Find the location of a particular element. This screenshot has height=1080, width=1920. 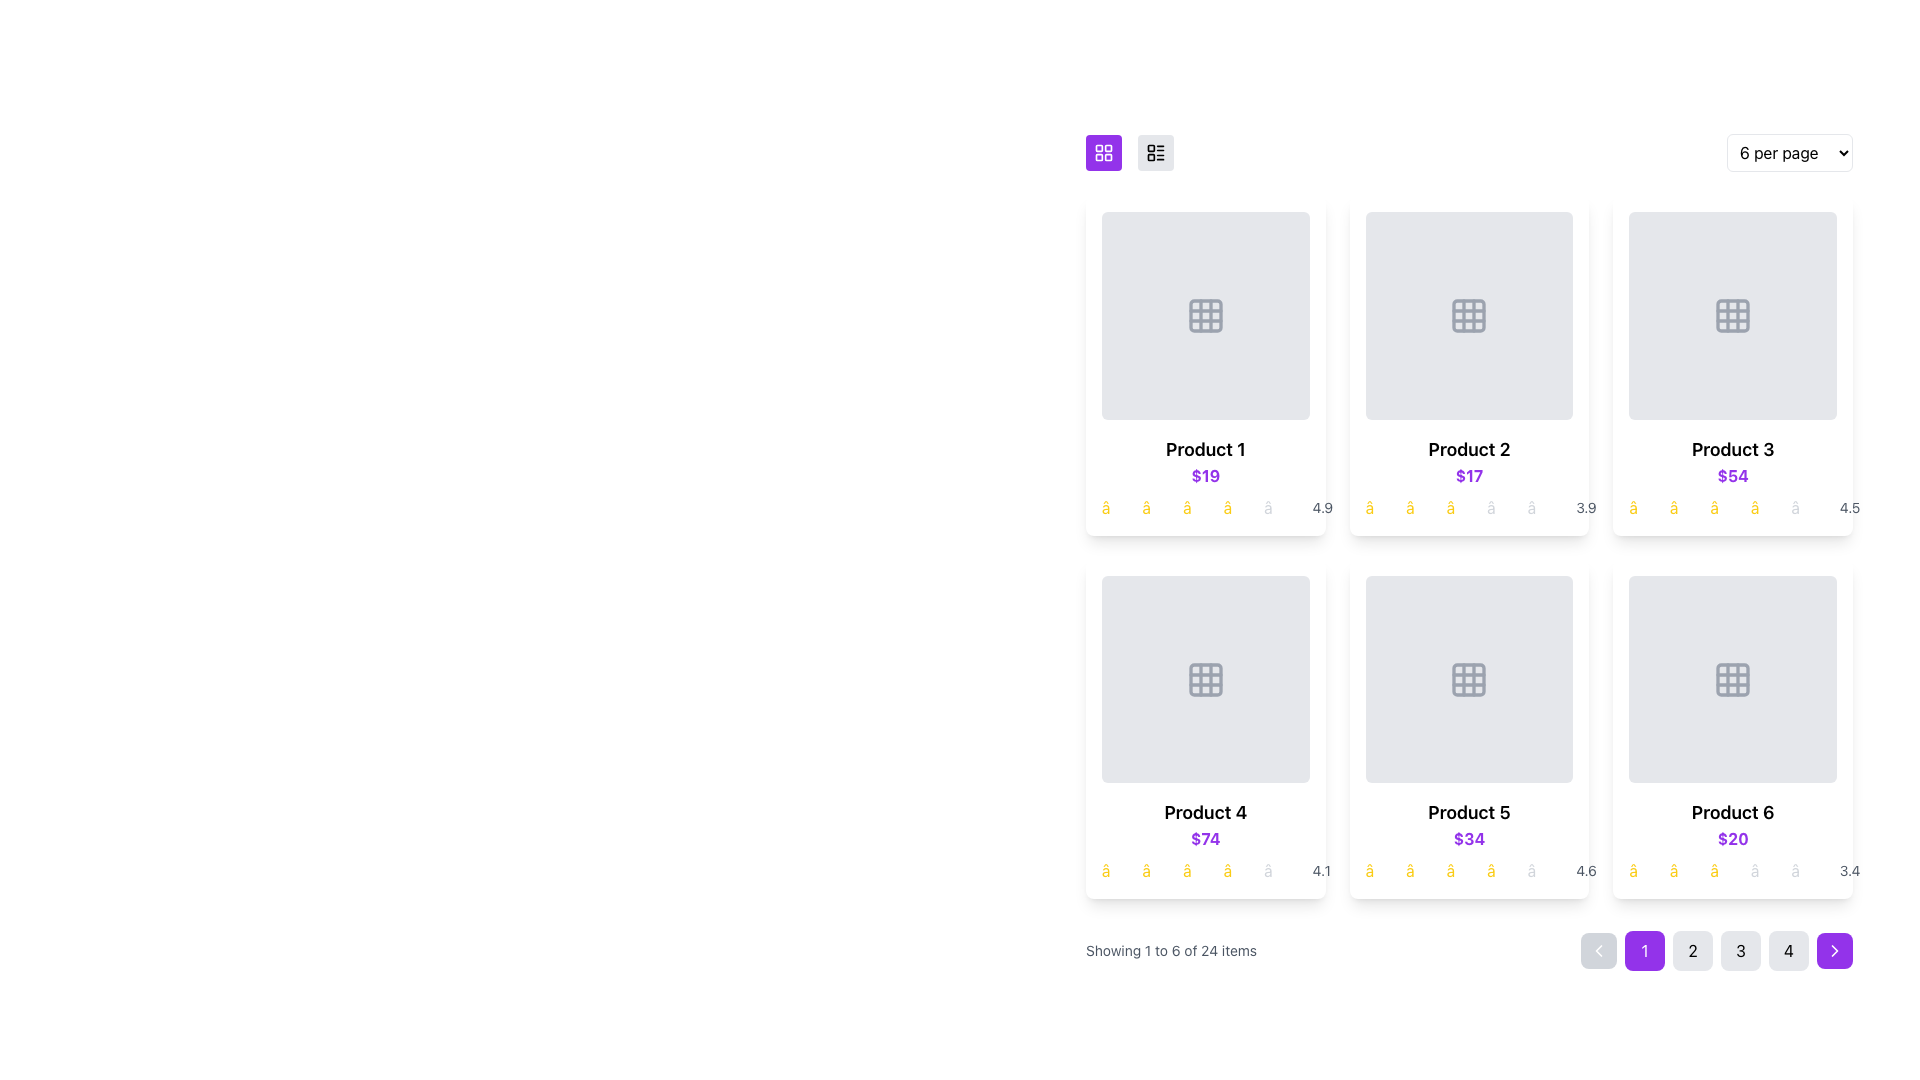

the grid icon representing an image placeholder for 'Product 6' located in the bottom-right position of the product grid is located at coordinates (1732, 678).